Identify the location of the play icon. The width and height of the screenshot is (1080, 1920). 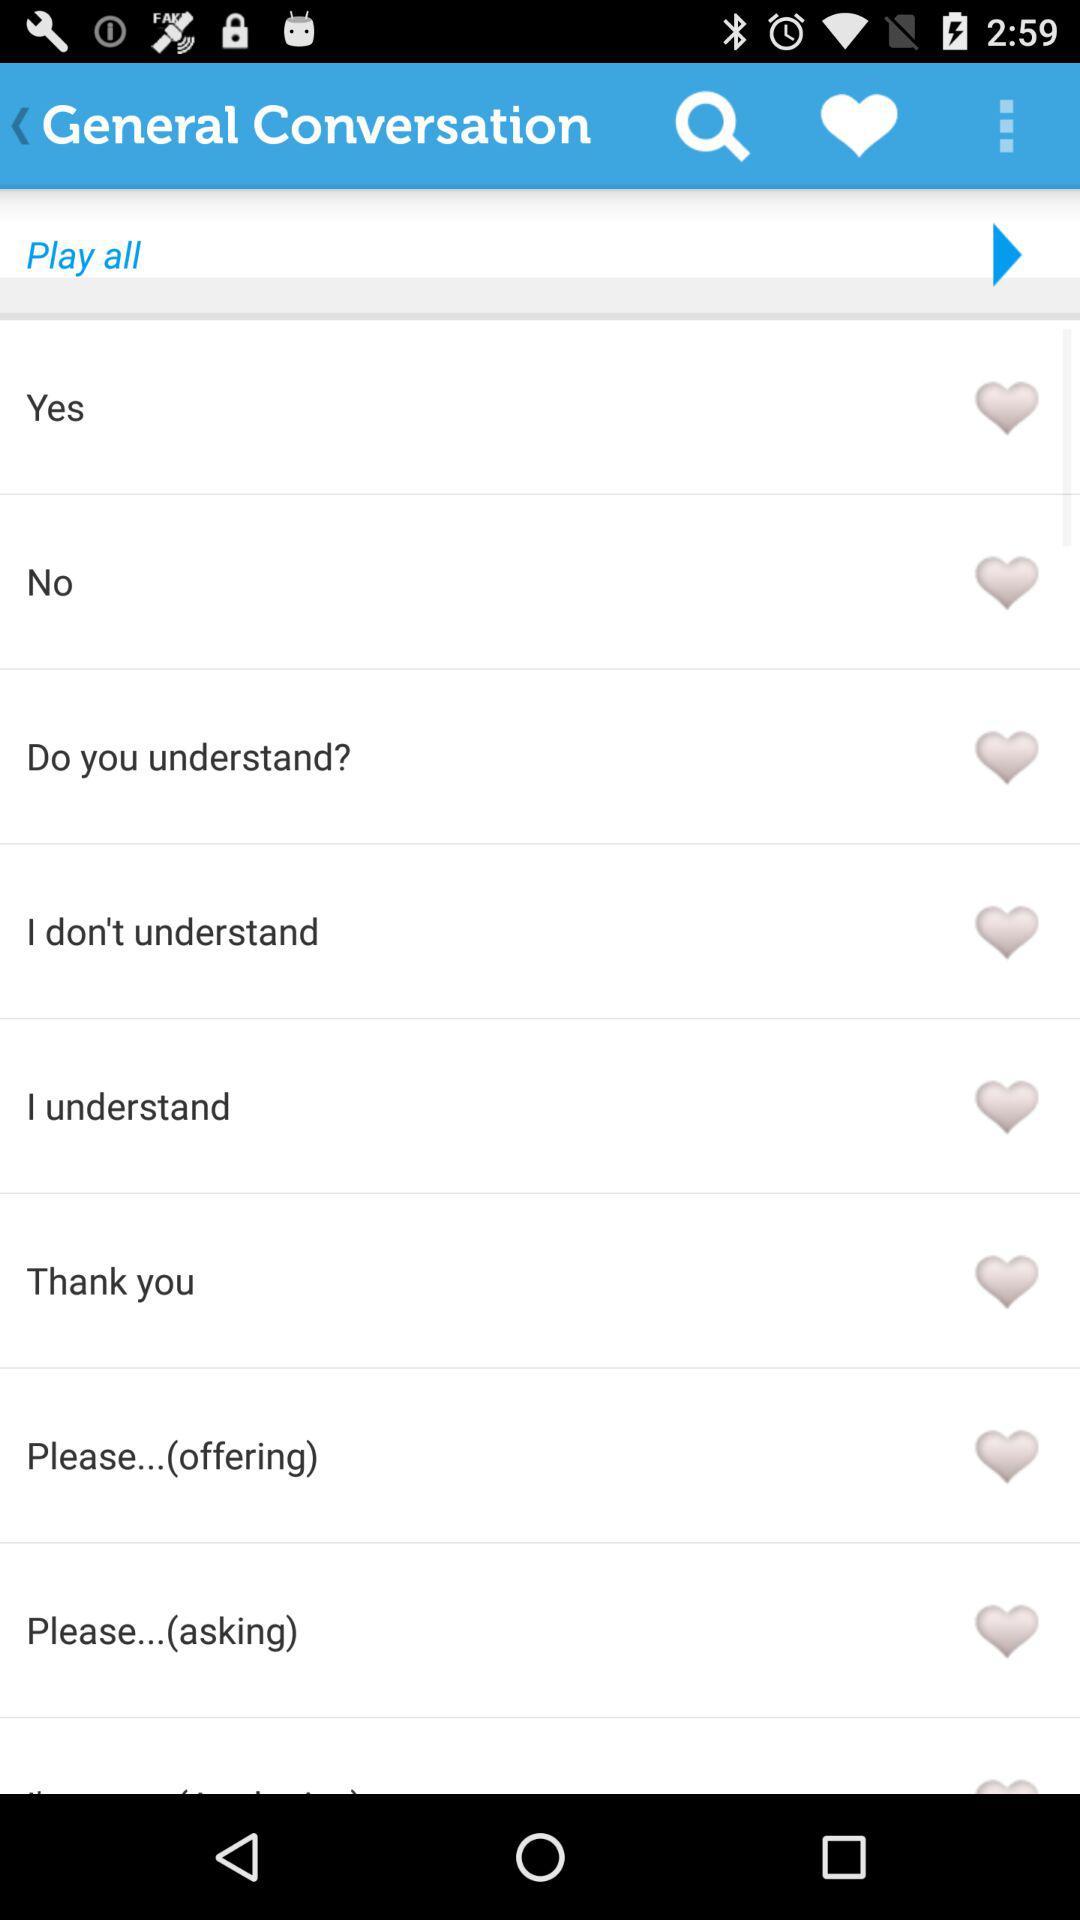
(1002, 271).